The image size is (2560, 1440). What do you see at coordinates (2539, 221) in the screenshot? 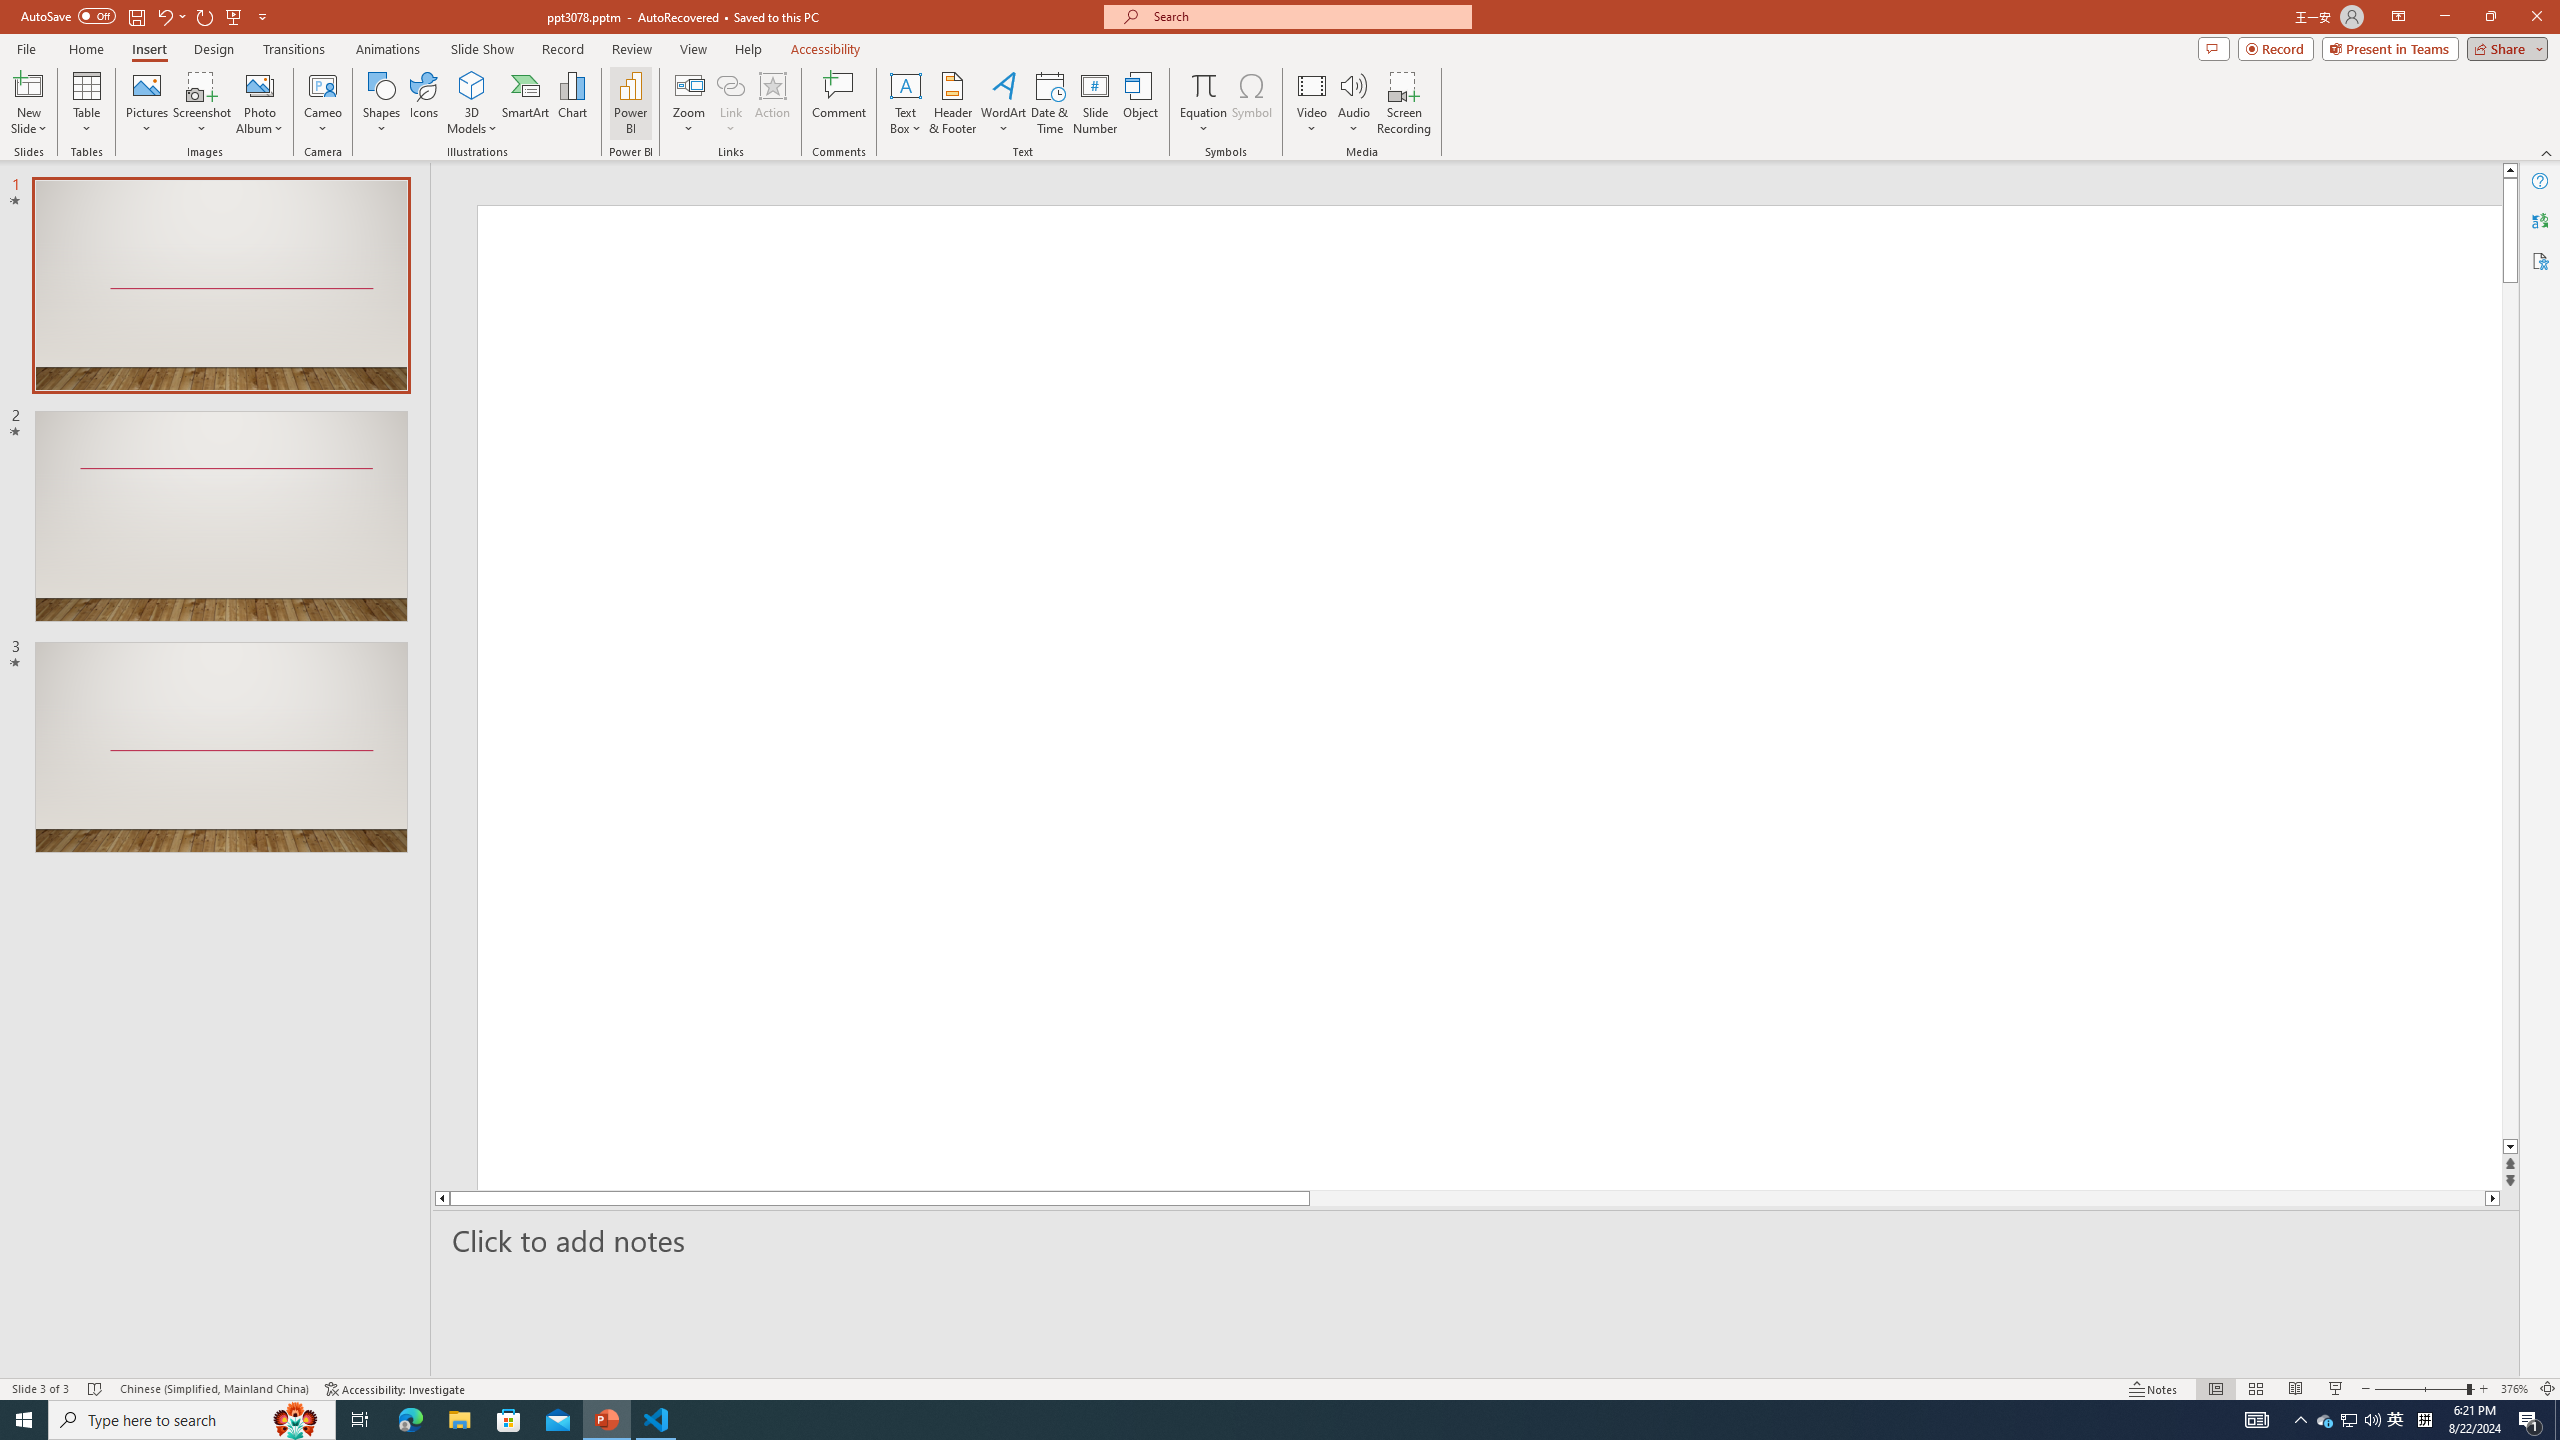
I see `'Translator'` at bounding box center [2539, 221].